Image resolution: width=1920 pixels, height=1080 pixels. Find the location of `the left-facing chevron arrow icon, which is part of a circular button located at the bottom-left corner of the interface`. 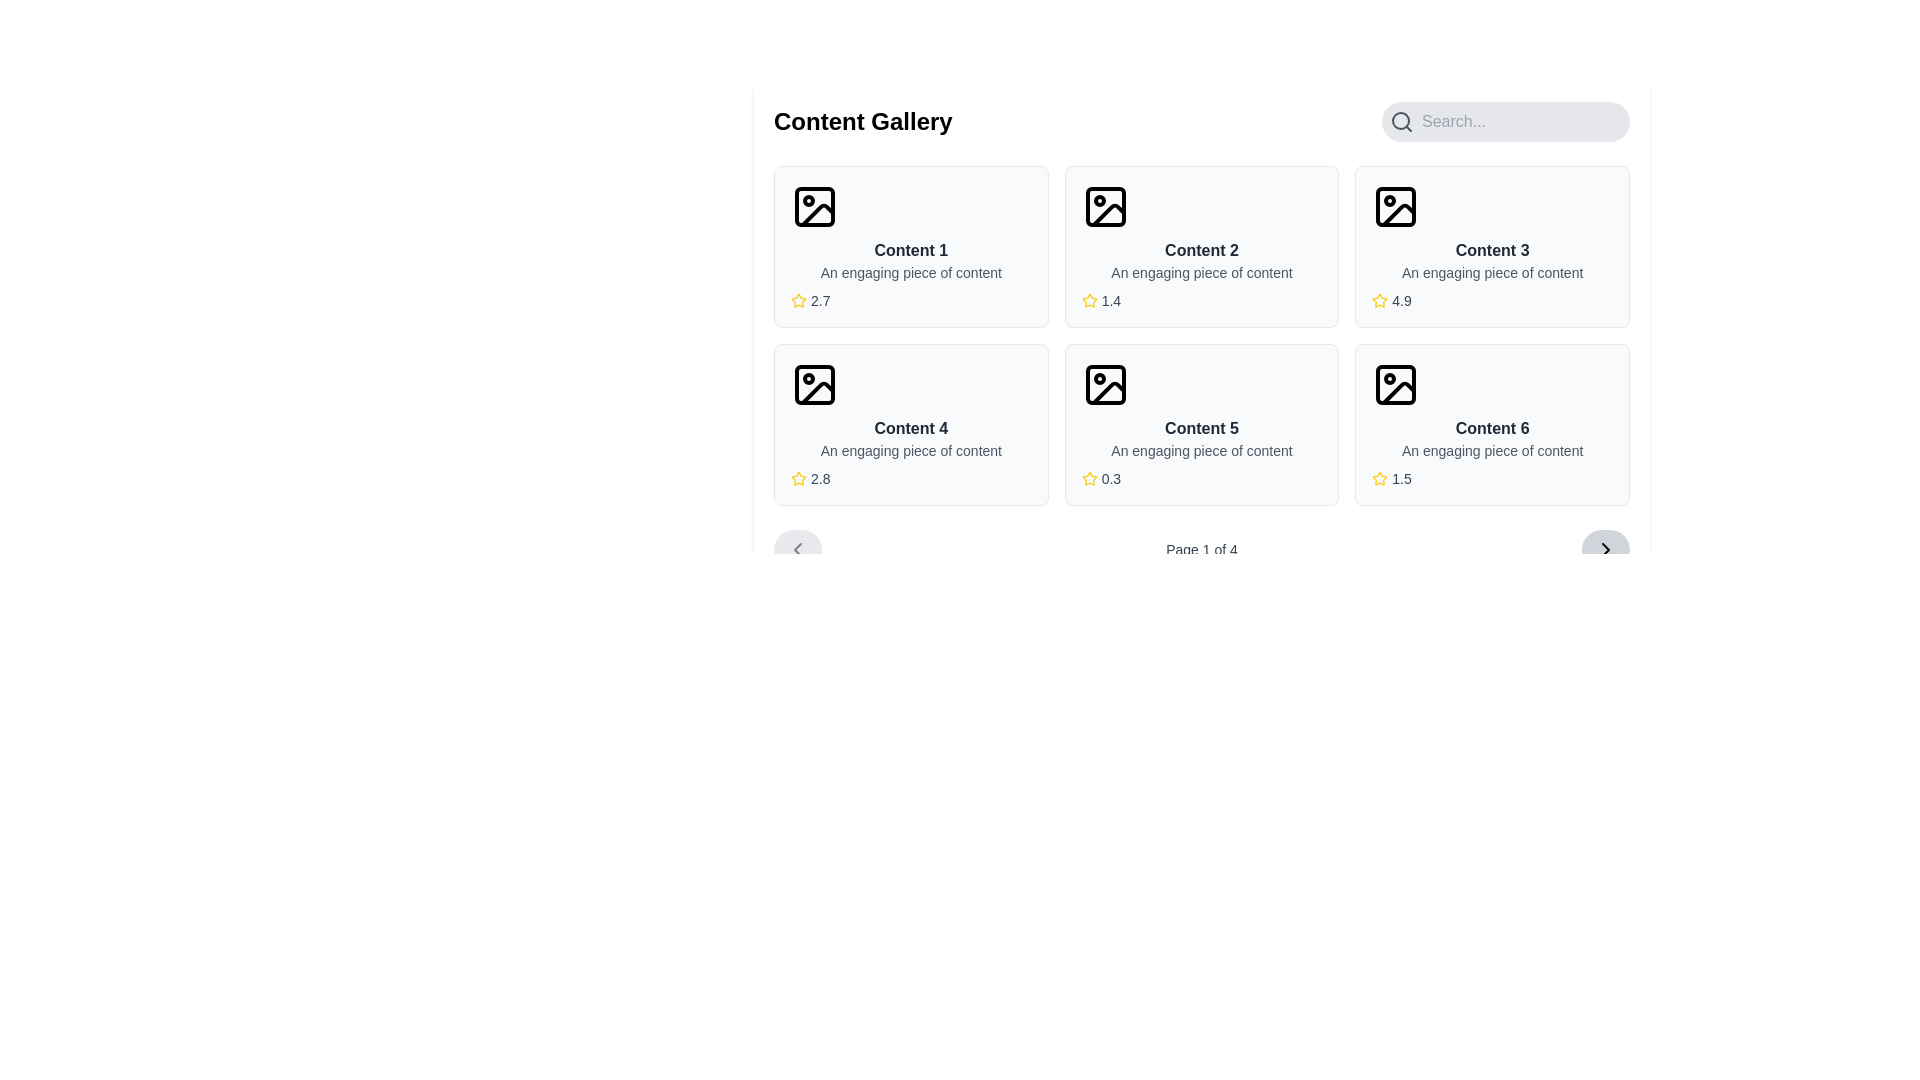

the left-facing chevron arrow icon, which is part of a circular button located at the bottom-left corner of the interface is located at coordinates (796, 550).